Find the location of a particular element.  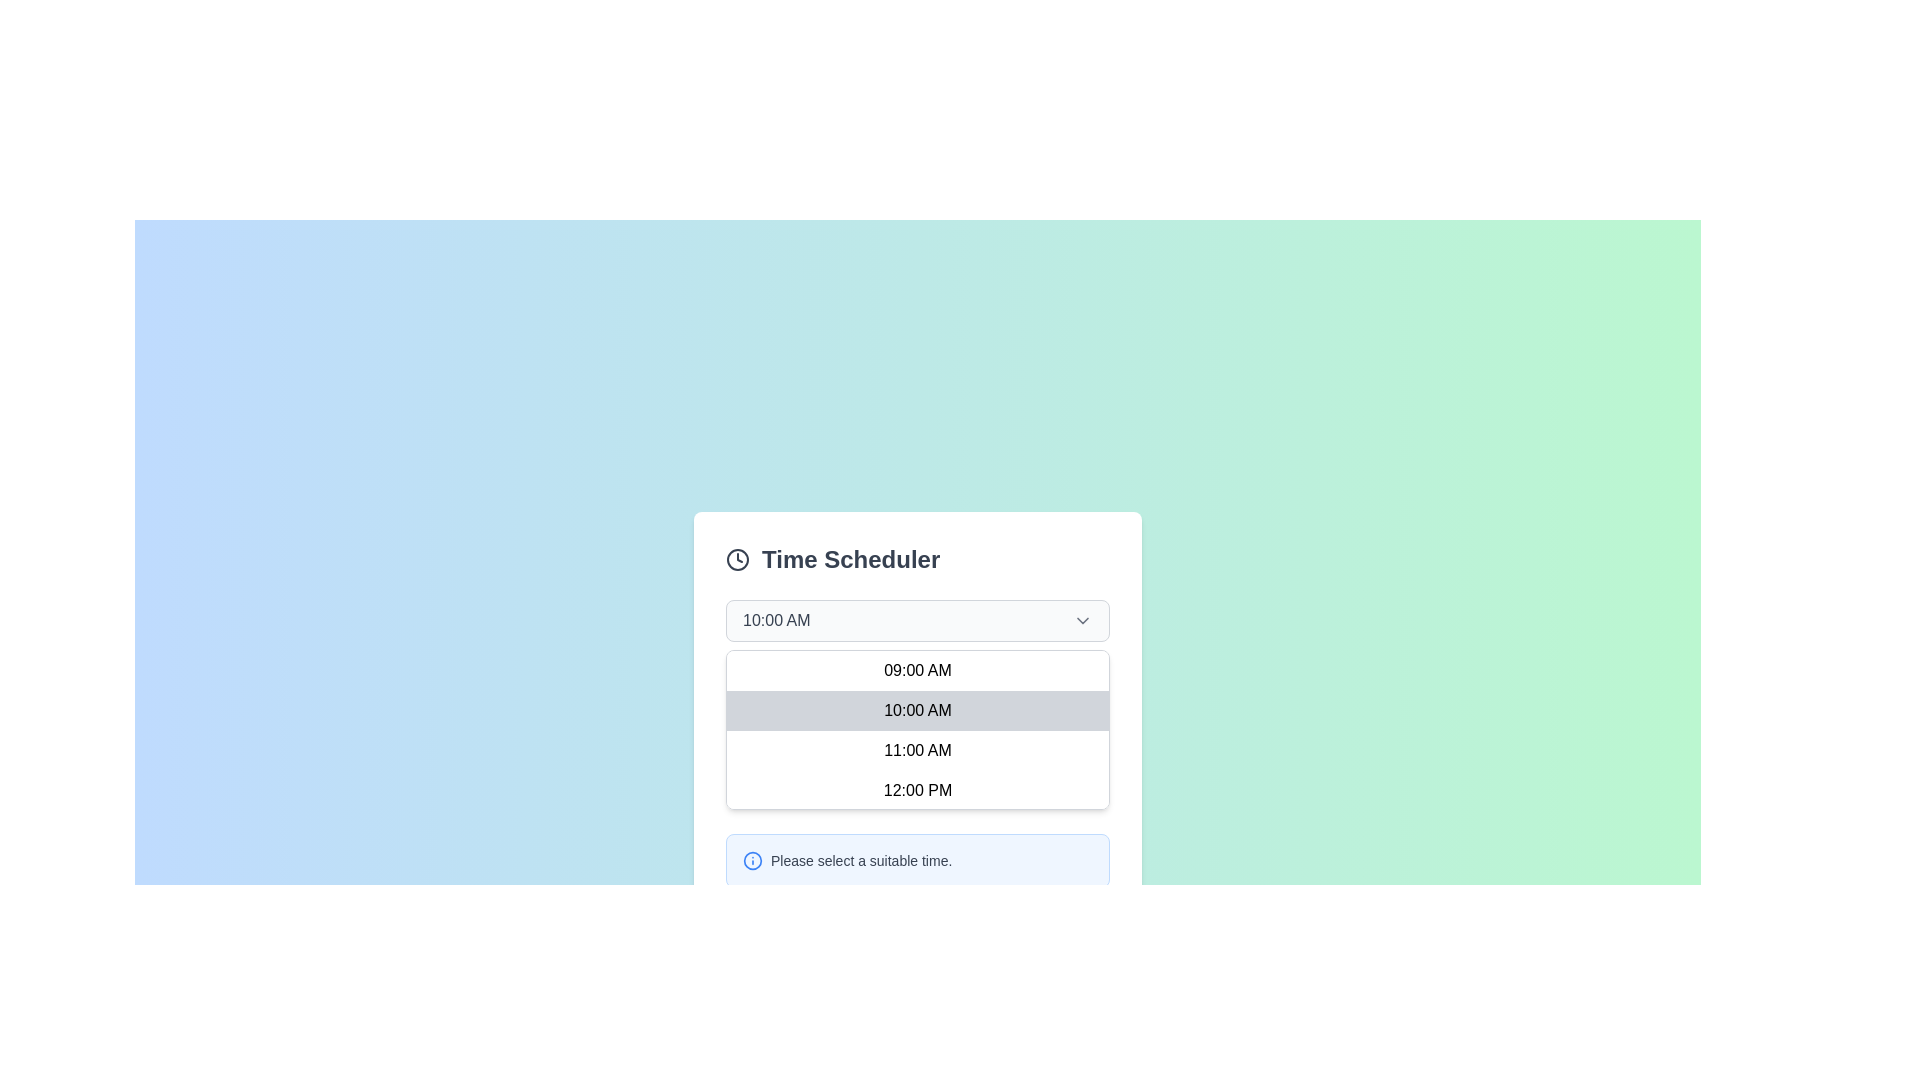

the fourth selectable list item for the time '12:00 PM' in the schedule picker located beneath the 'Time Scheduler' header is located at coordinates (916, 789).